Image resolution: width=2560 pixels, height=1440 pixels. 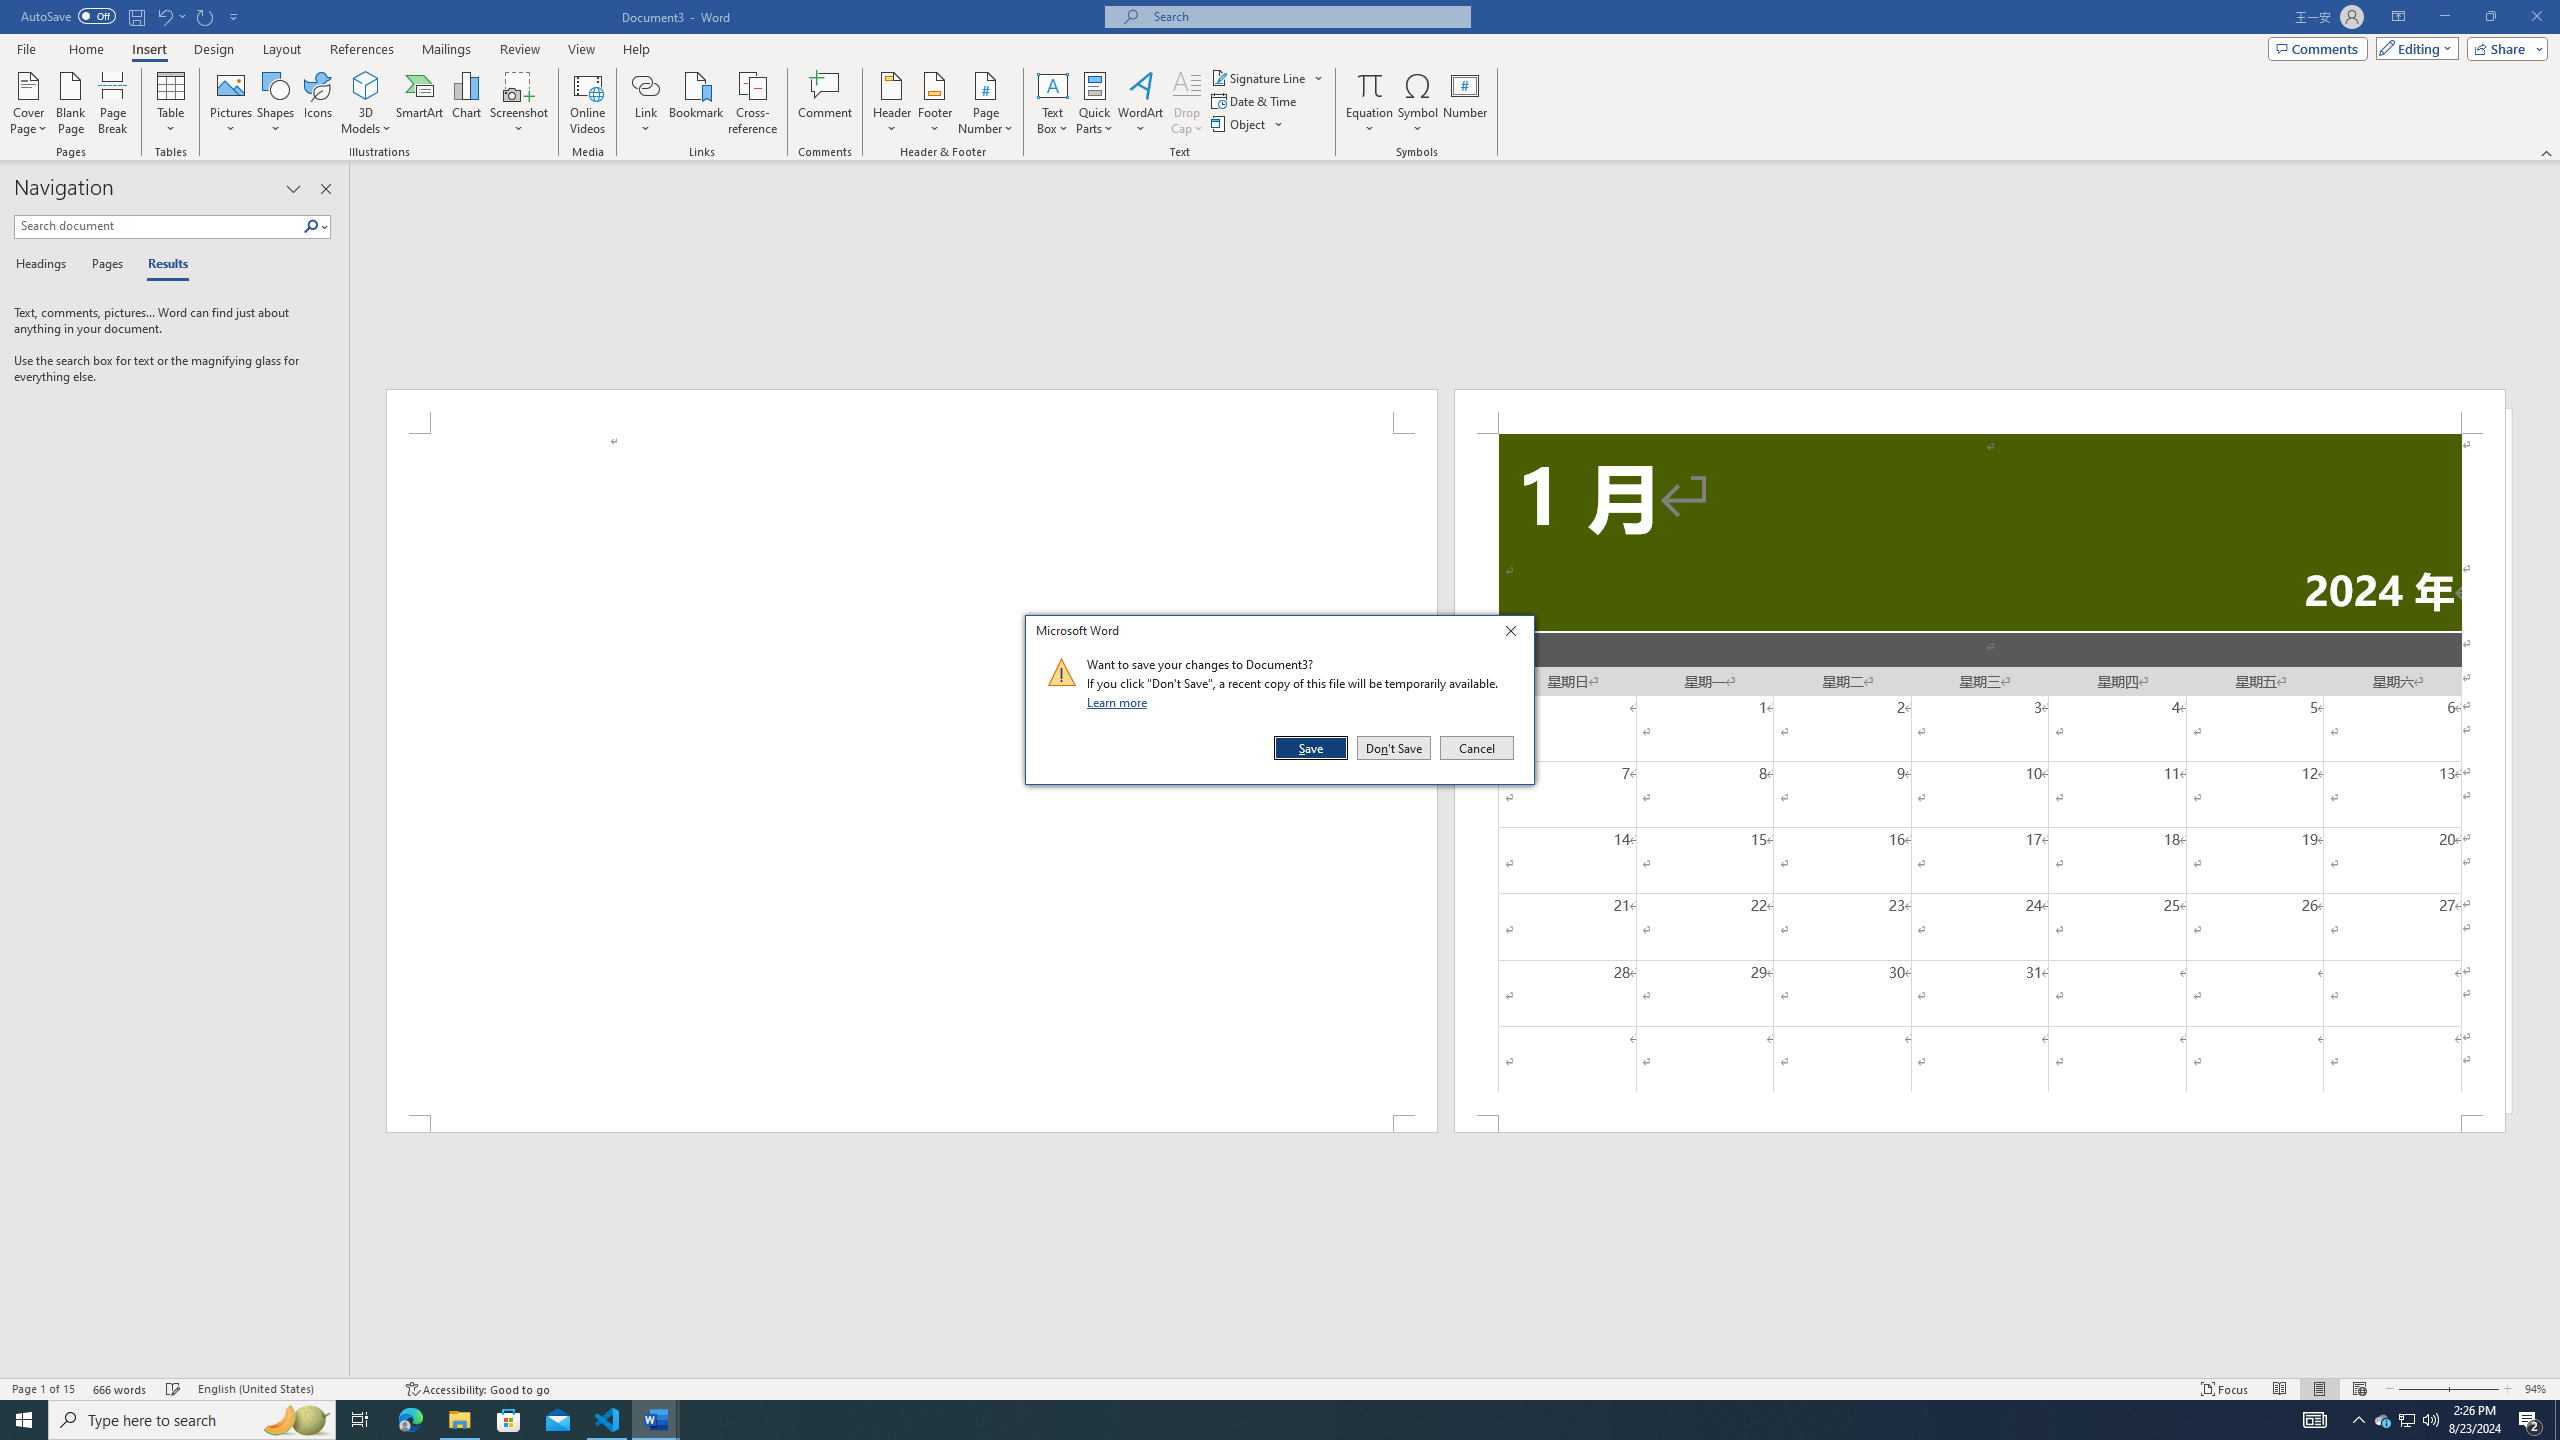 I want to click on 'Equation', so click(x=1369, y=103).